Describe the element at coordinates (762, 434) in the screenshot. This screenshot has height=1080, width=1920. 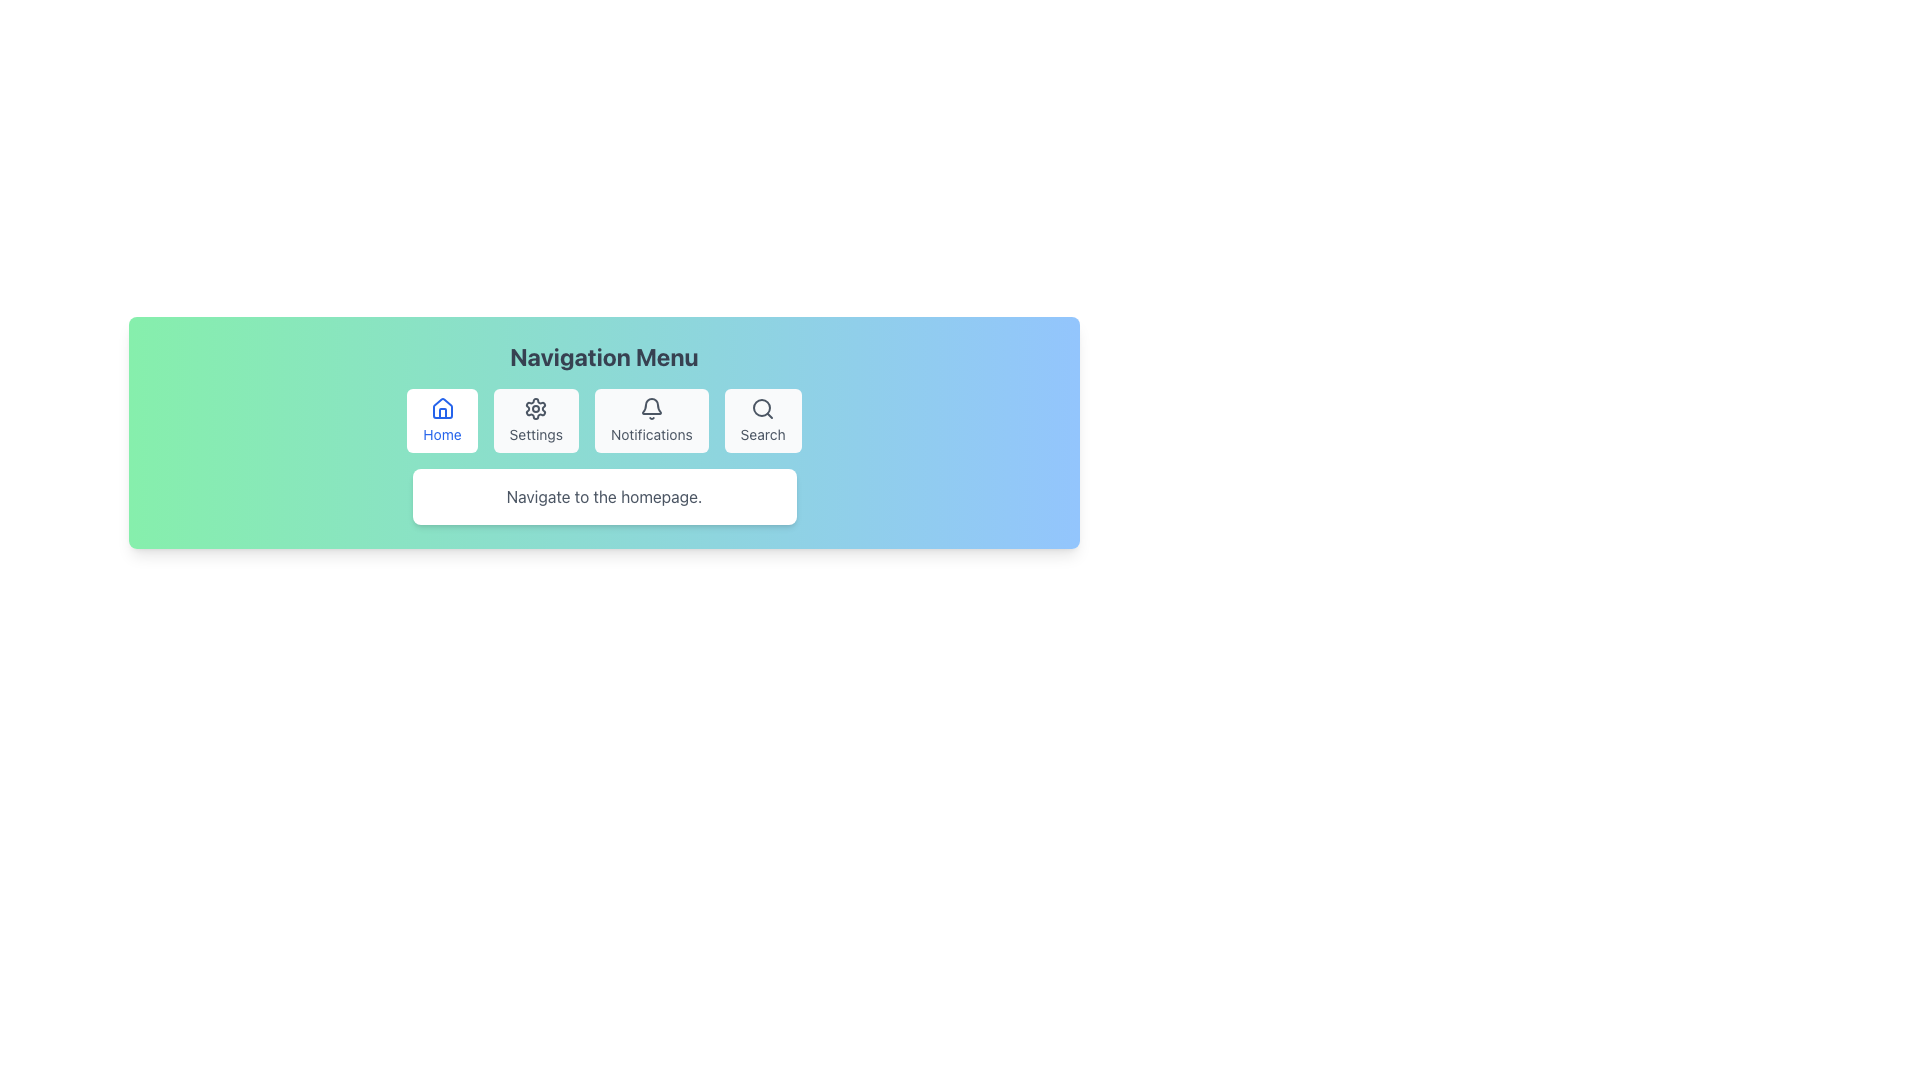
I see `text label located at the bottom part of the rounded rectangle search button, which is the fourth option from the left in the horizontal navigation menu` at that location.